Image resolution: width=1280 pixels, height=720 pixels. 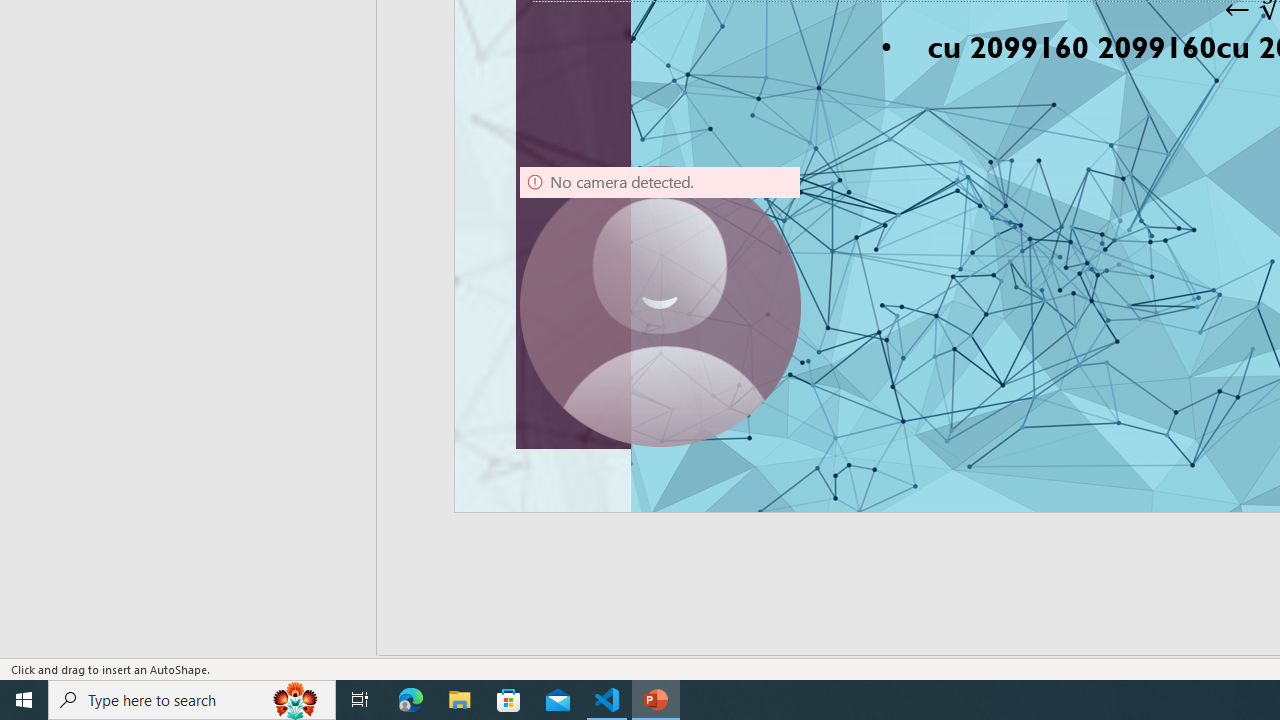 I want to click on 'Timeline Section', so click(x=331, y=398).